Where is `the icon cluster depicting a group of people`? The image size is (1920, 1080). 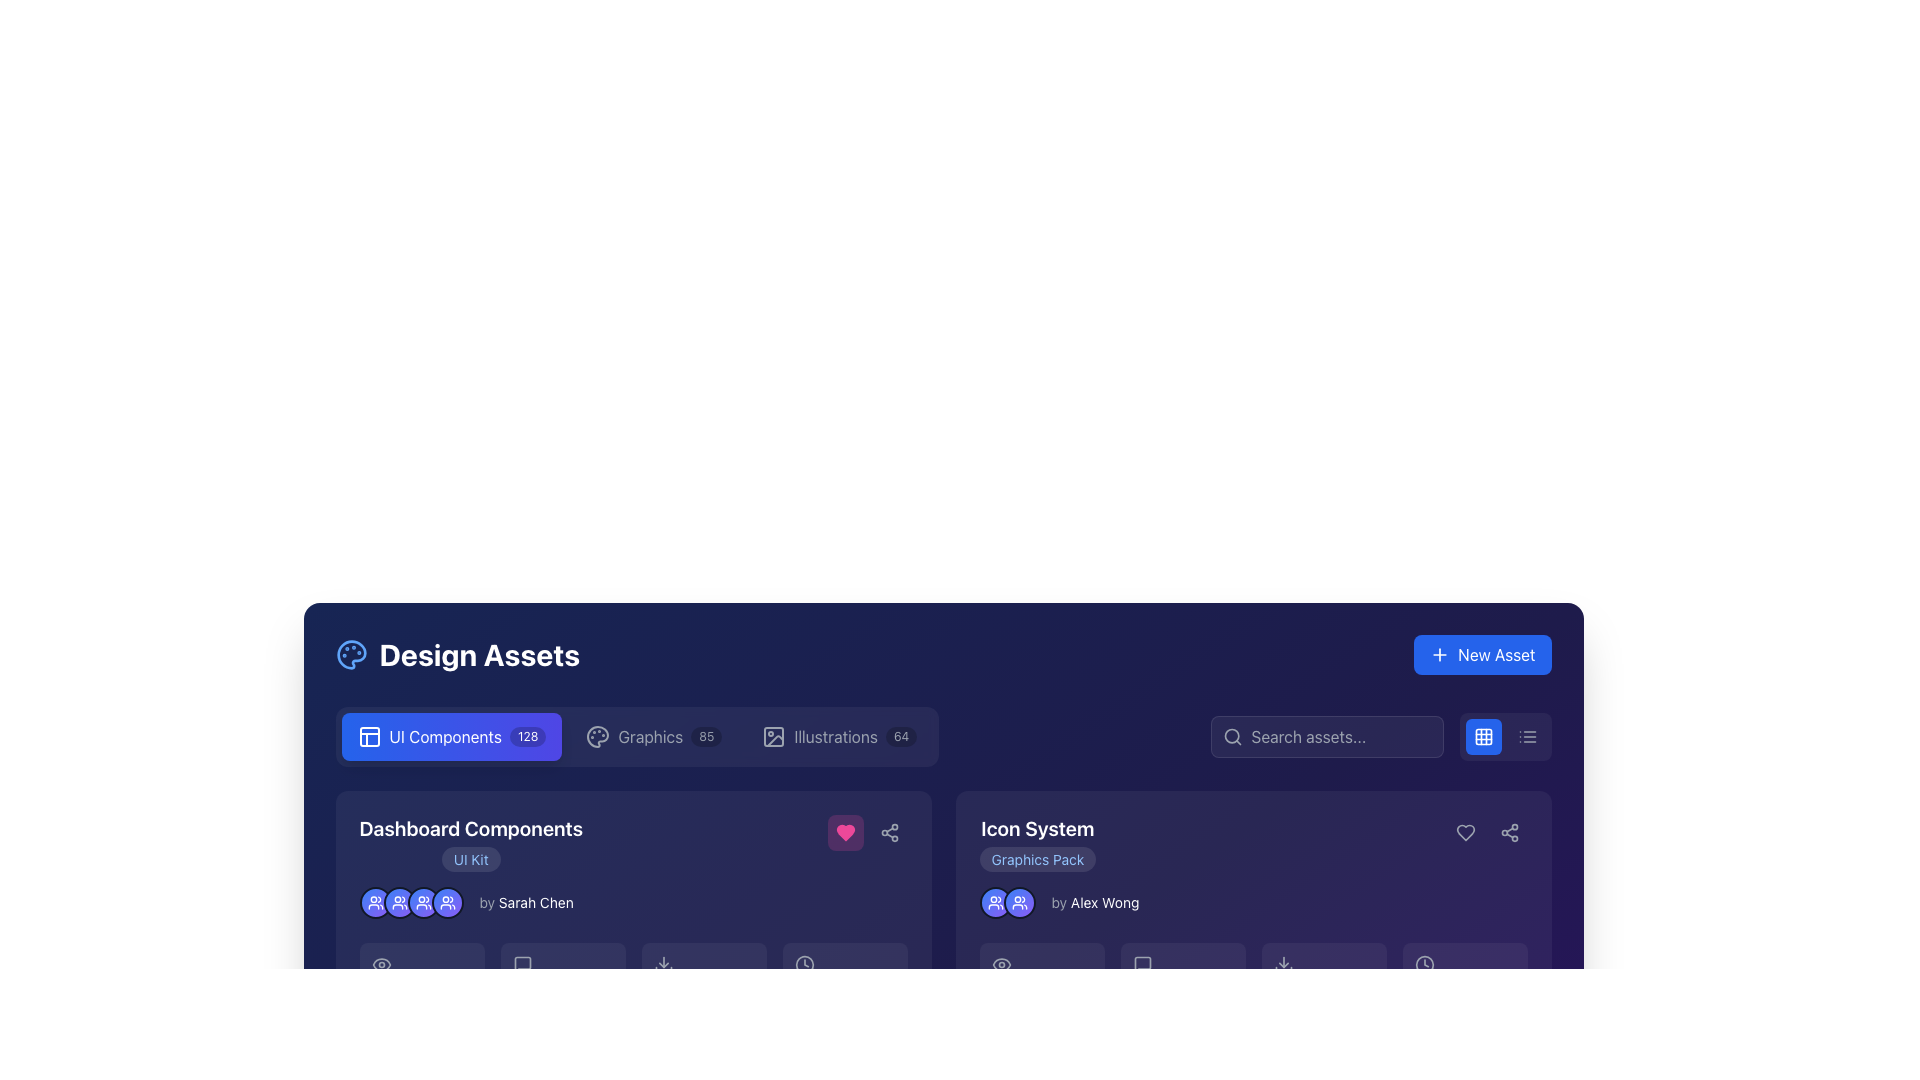 the icon cluster depicting a group of people is located at coordinates (410, 902).